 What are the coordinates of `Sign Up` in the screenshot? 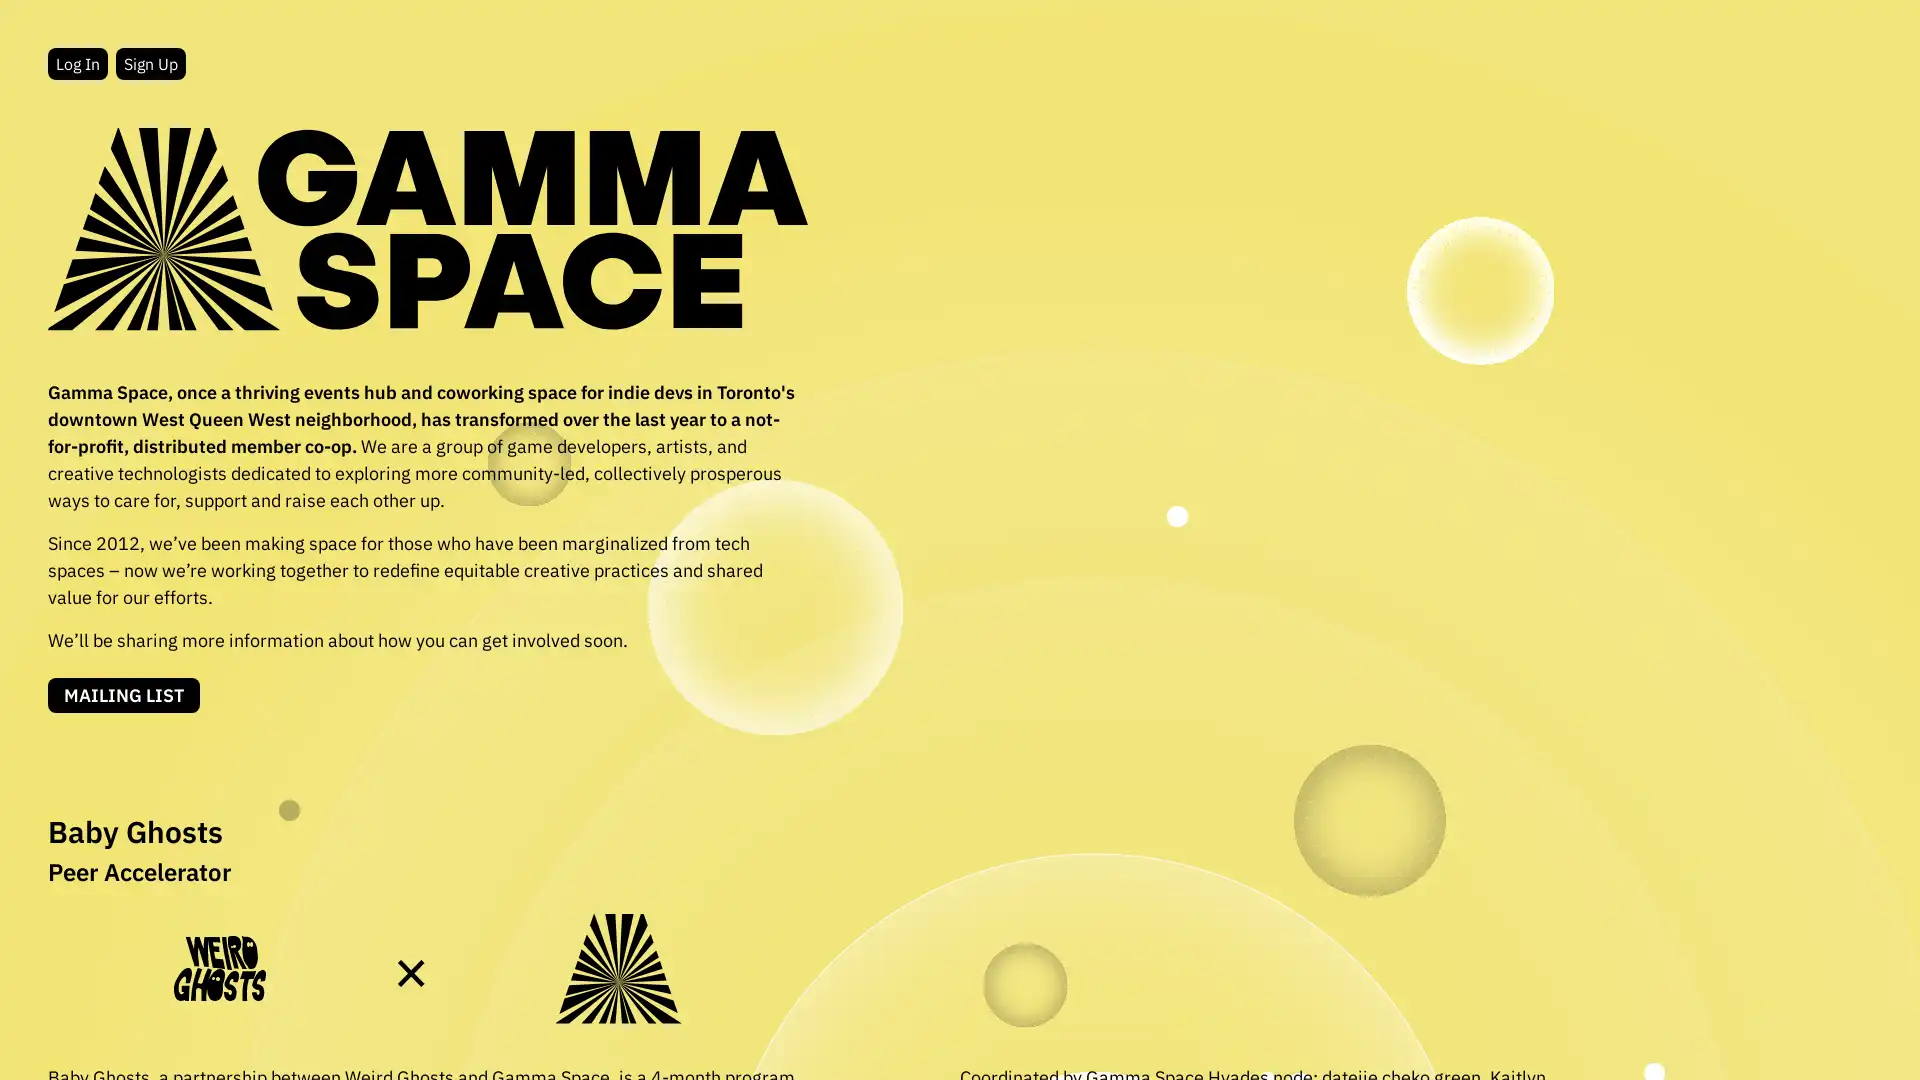 It's located at (149, 63).